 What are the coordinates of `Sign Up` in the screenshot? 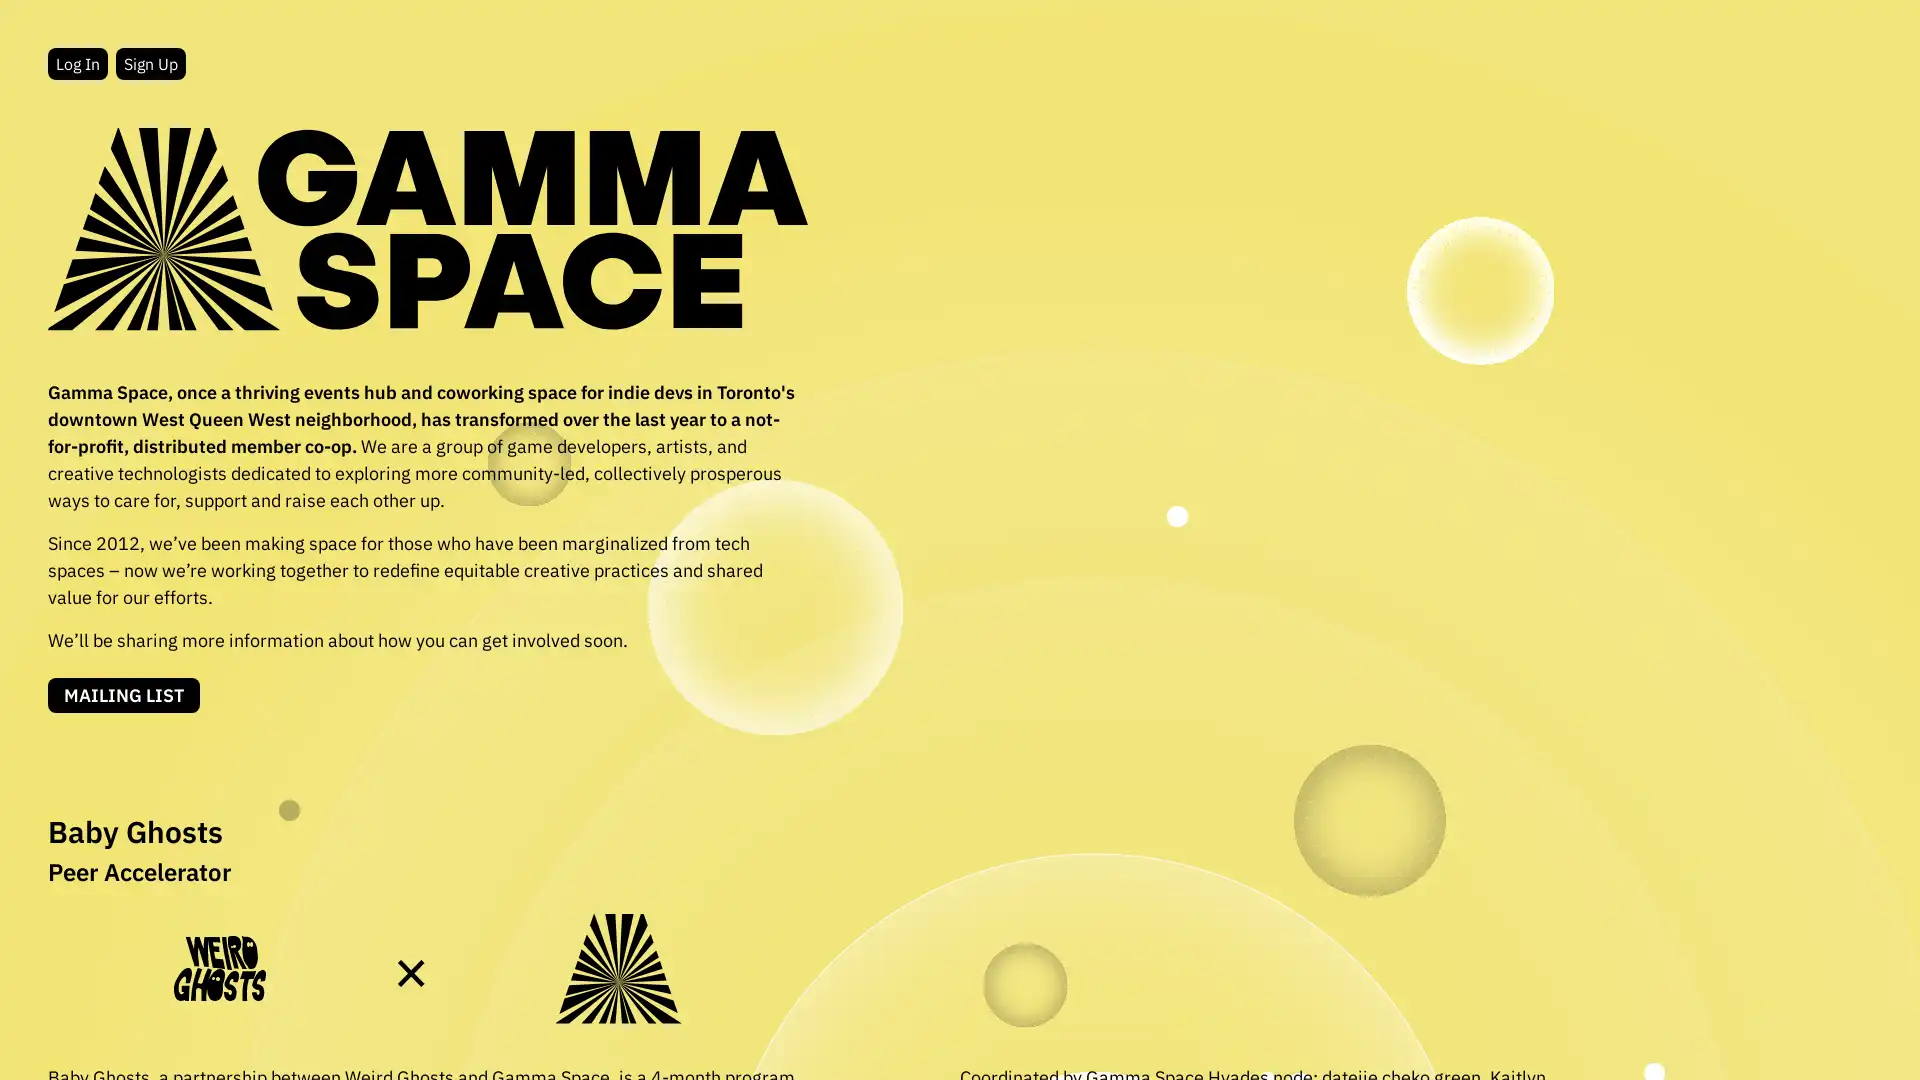 It's located at (149, 63).